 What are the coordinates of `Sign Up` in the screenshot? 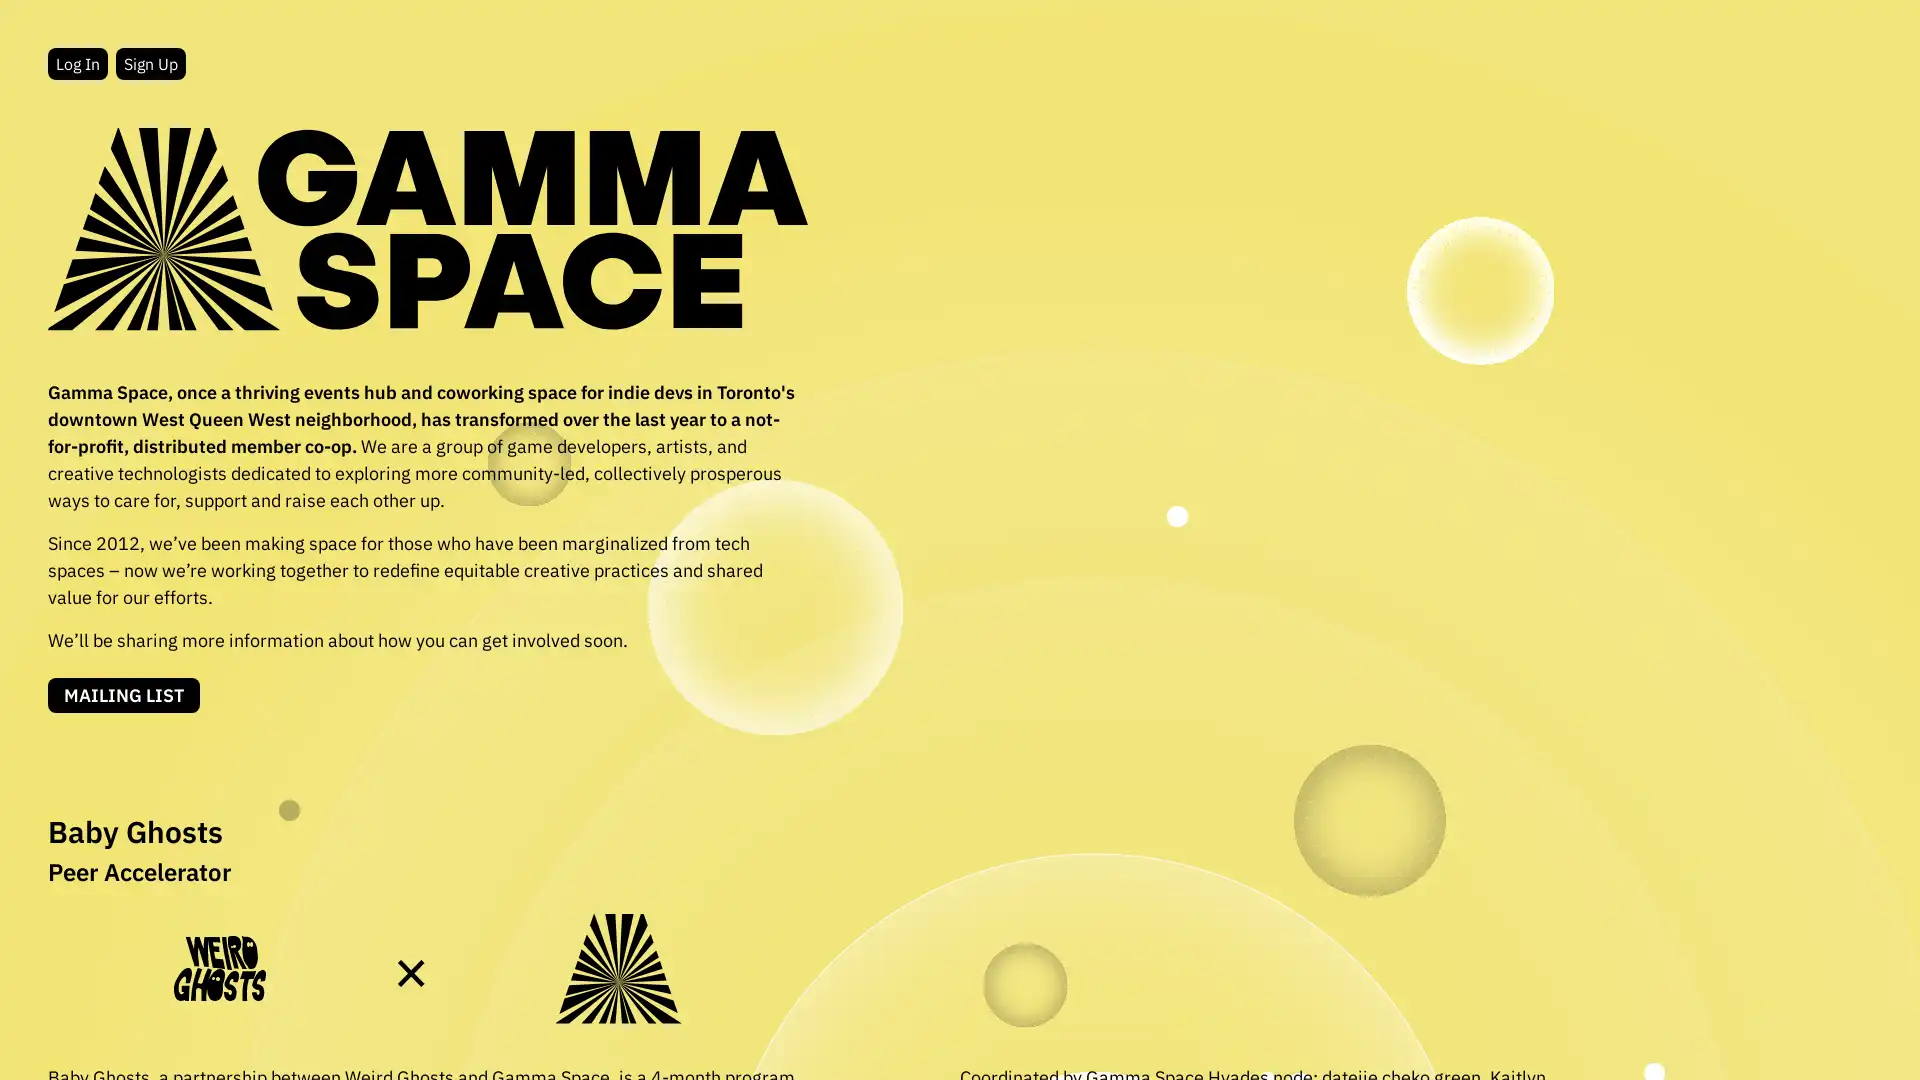 It's located at (149, 63).